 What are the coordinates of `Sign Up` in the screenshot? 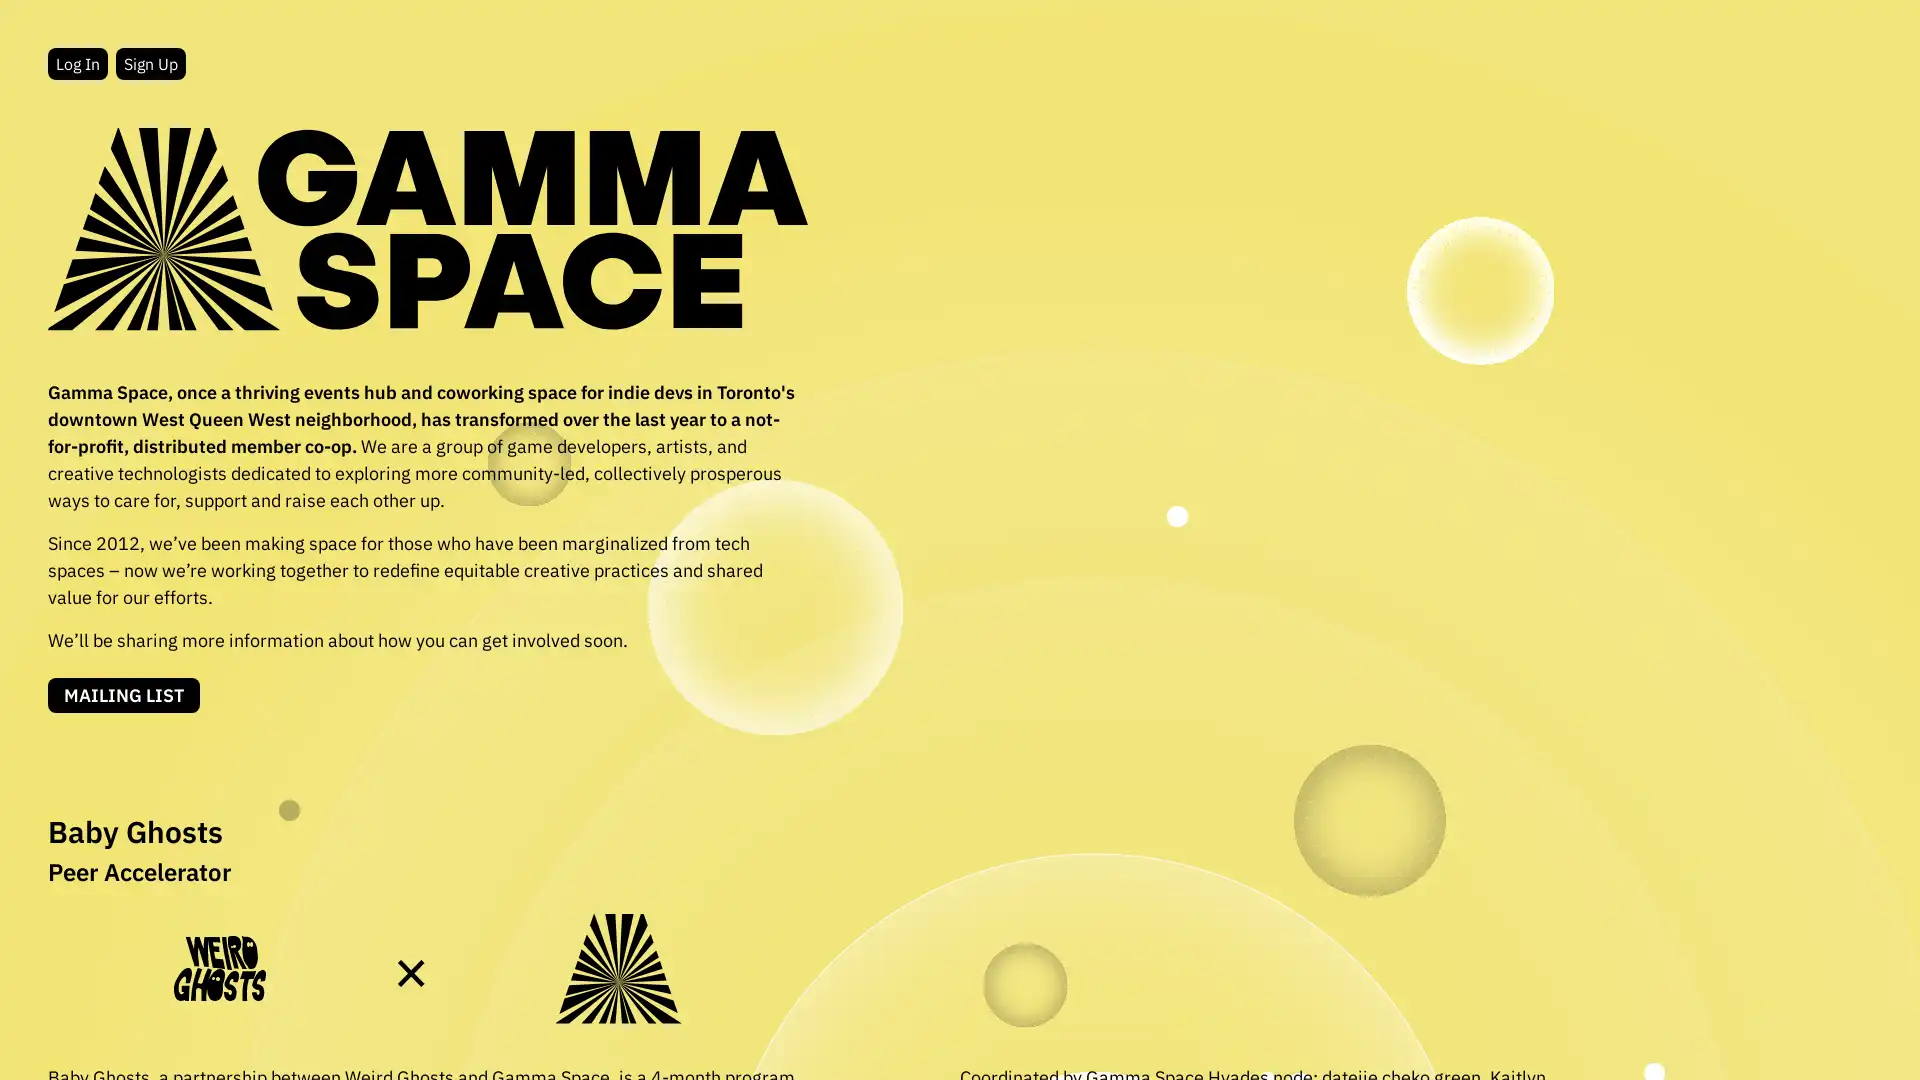 It's located at (149, 63).